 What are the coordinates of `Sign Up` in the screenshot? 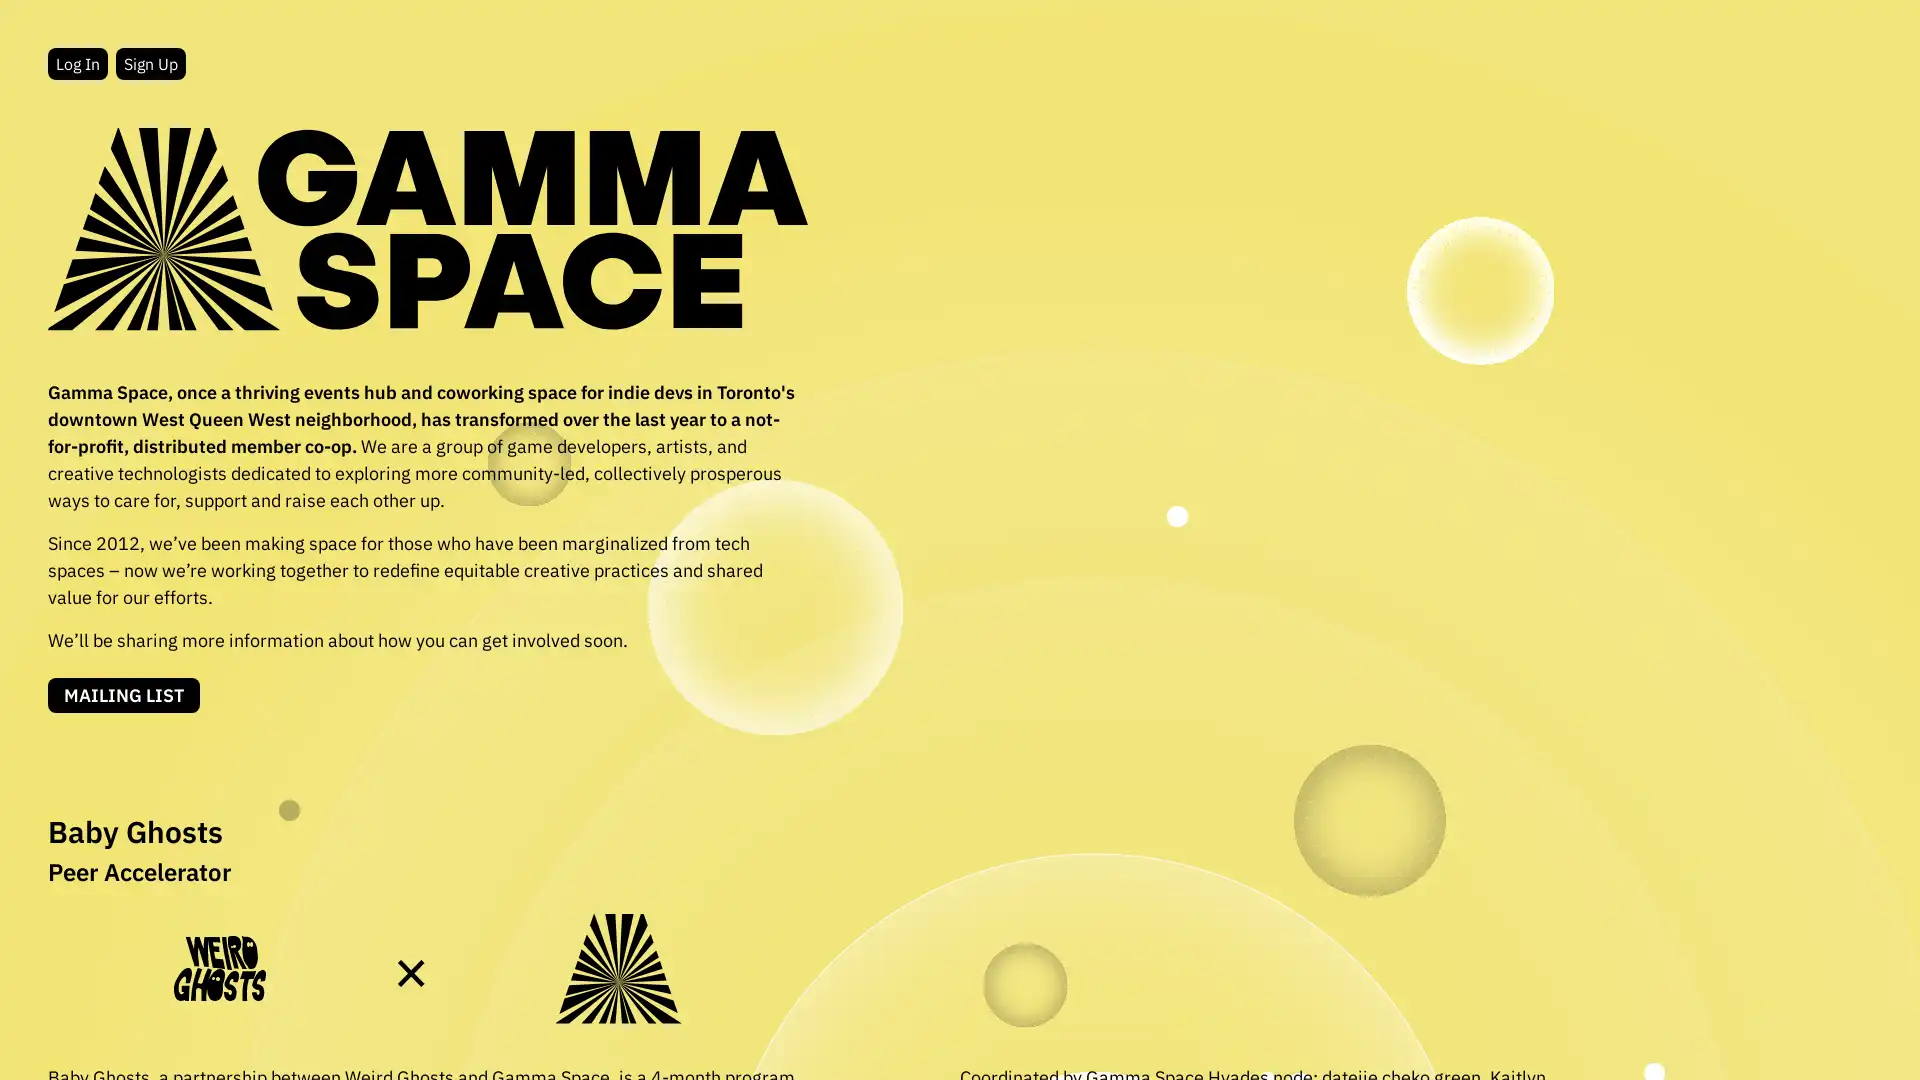 It's located at (149, 63).